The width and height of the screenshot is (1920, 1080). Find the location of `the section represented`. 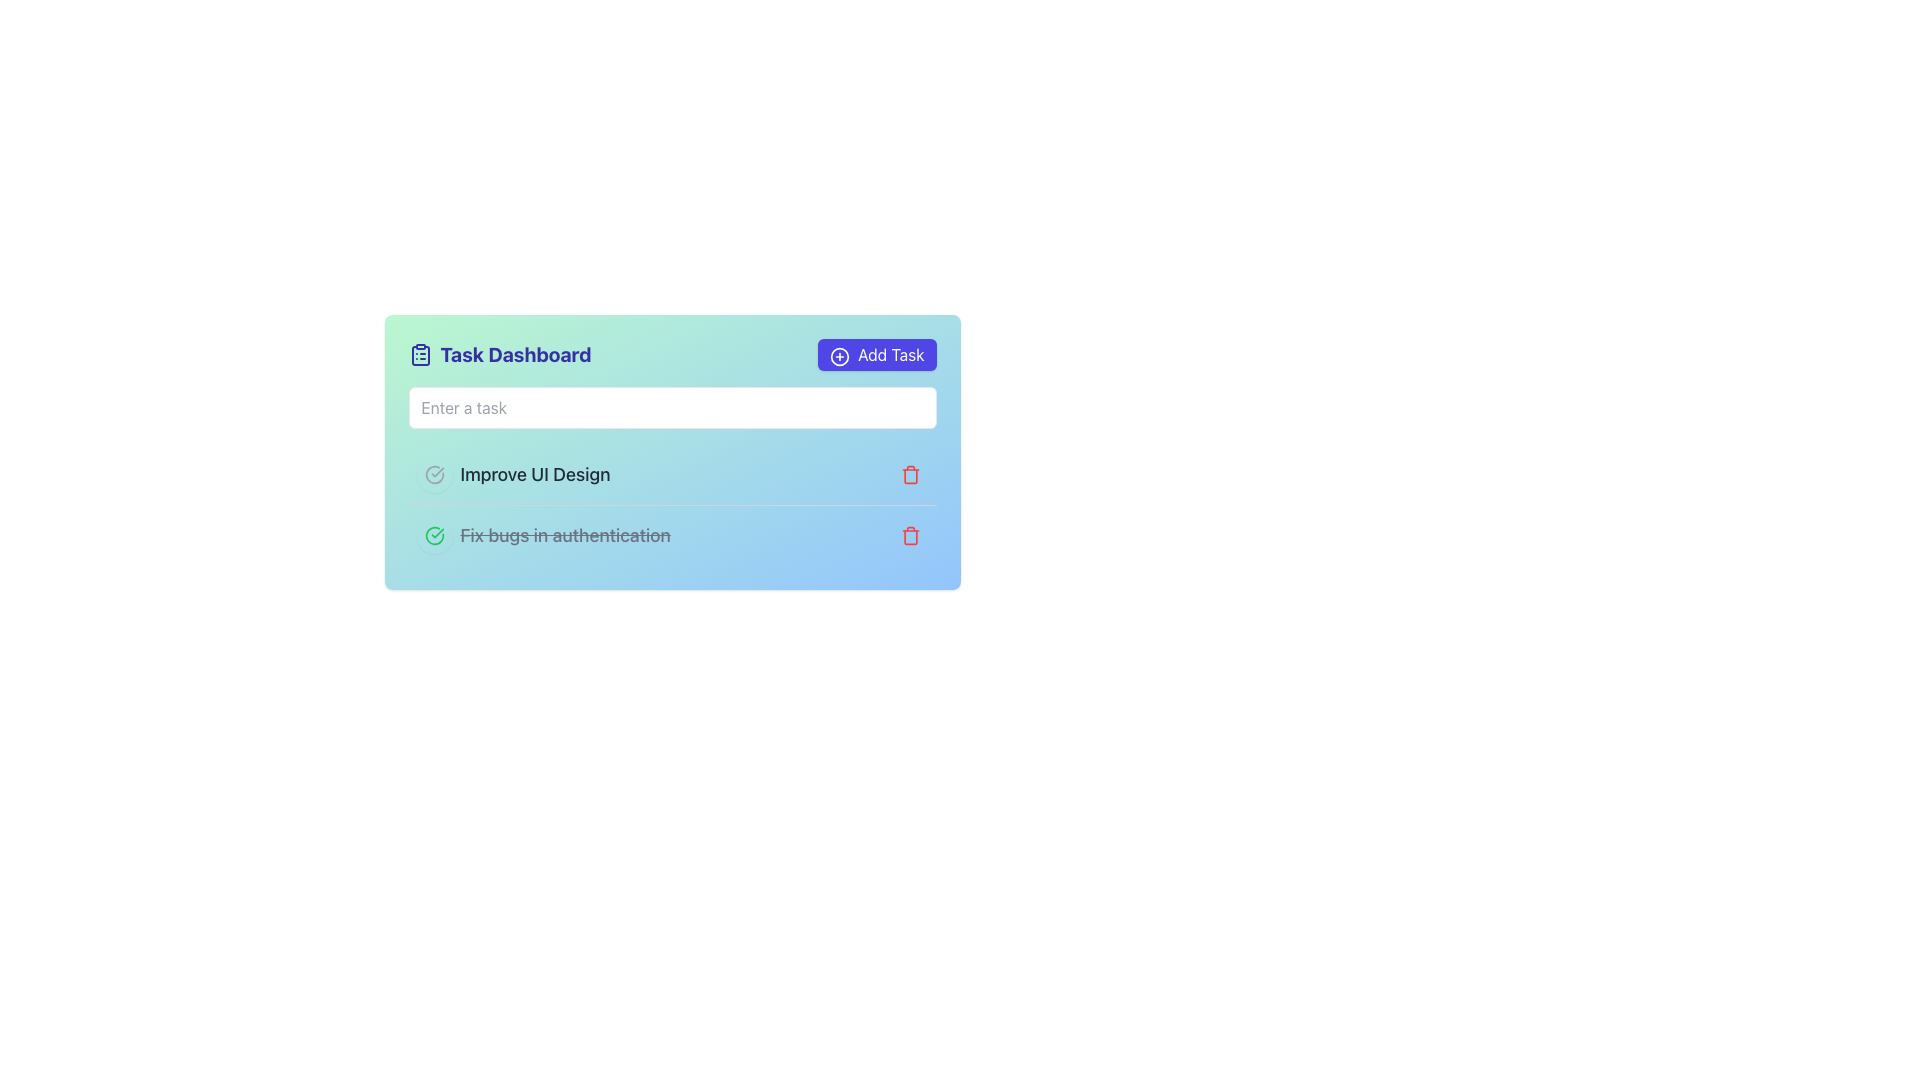

the section represented is located at coordinates (419, 353).